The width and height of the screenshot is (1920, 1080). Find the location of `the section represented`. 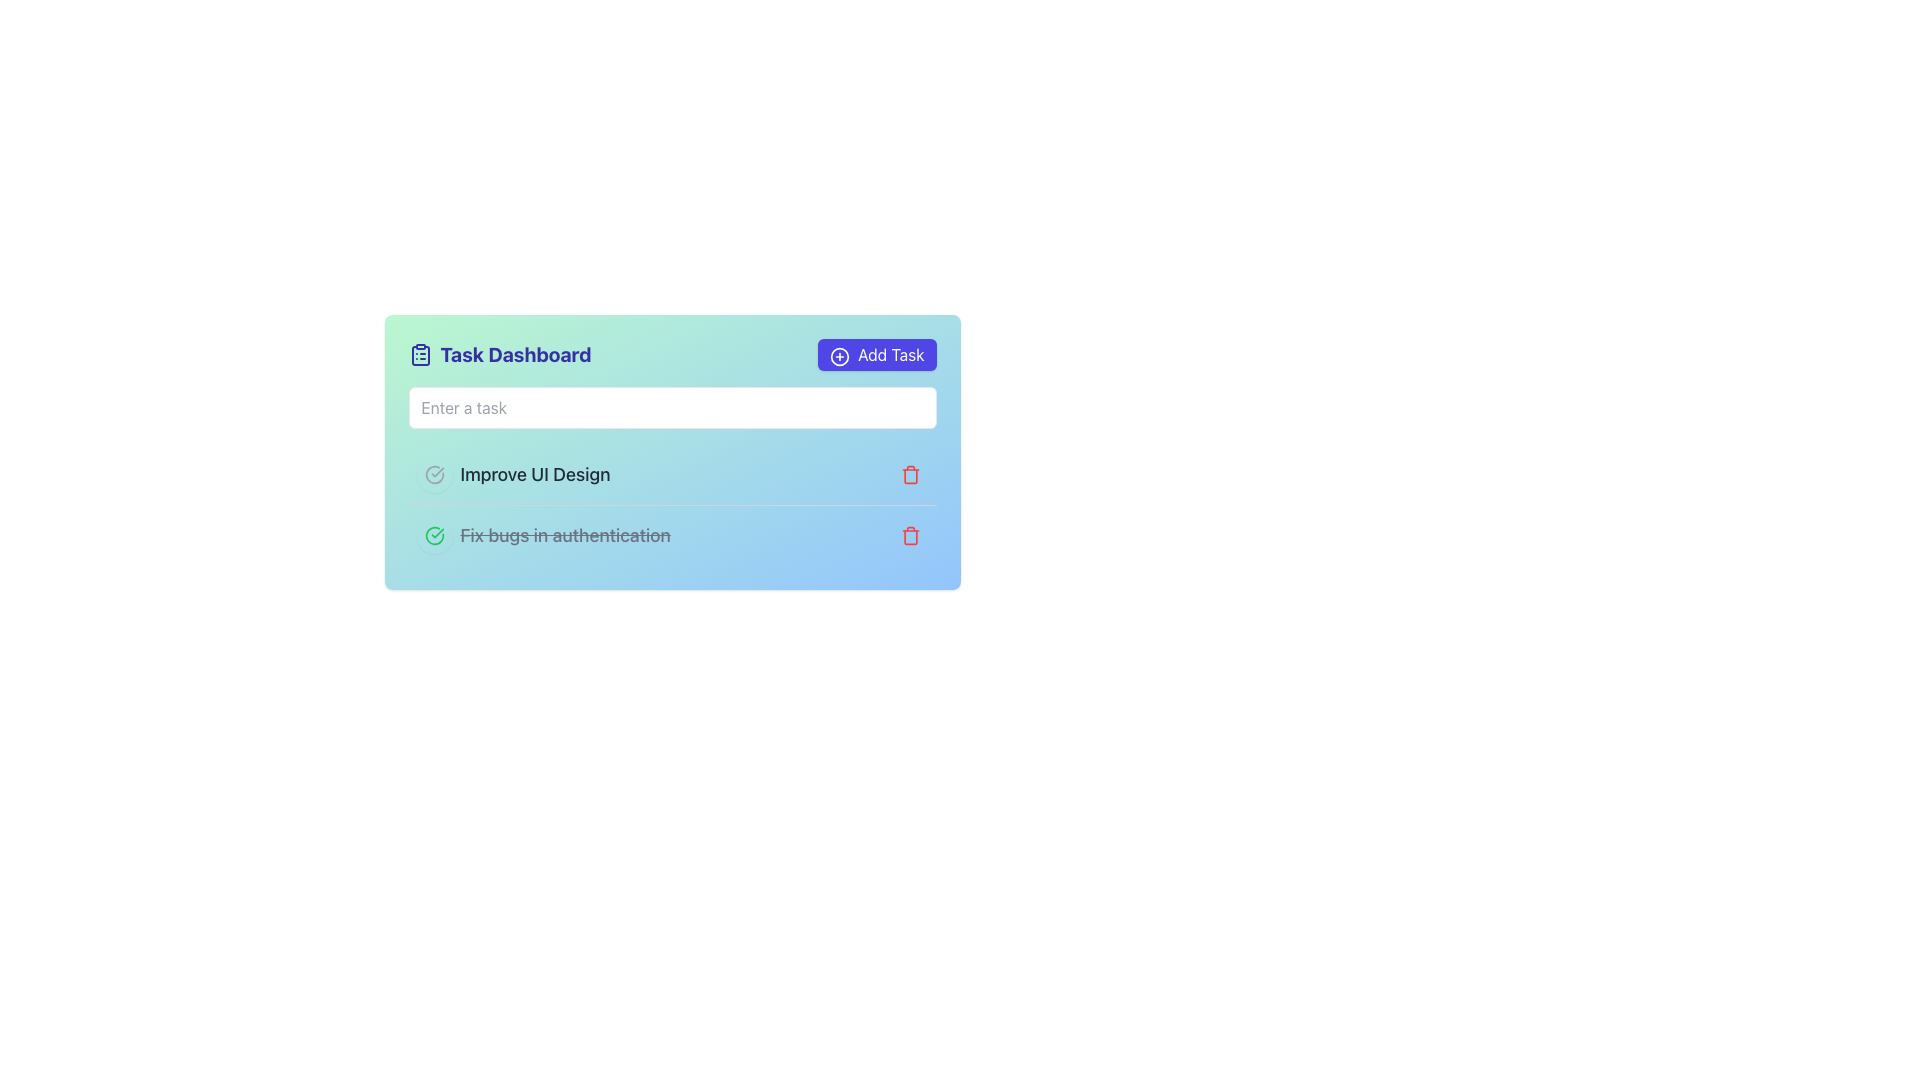

the section represented is located at coordinates (419, 353).